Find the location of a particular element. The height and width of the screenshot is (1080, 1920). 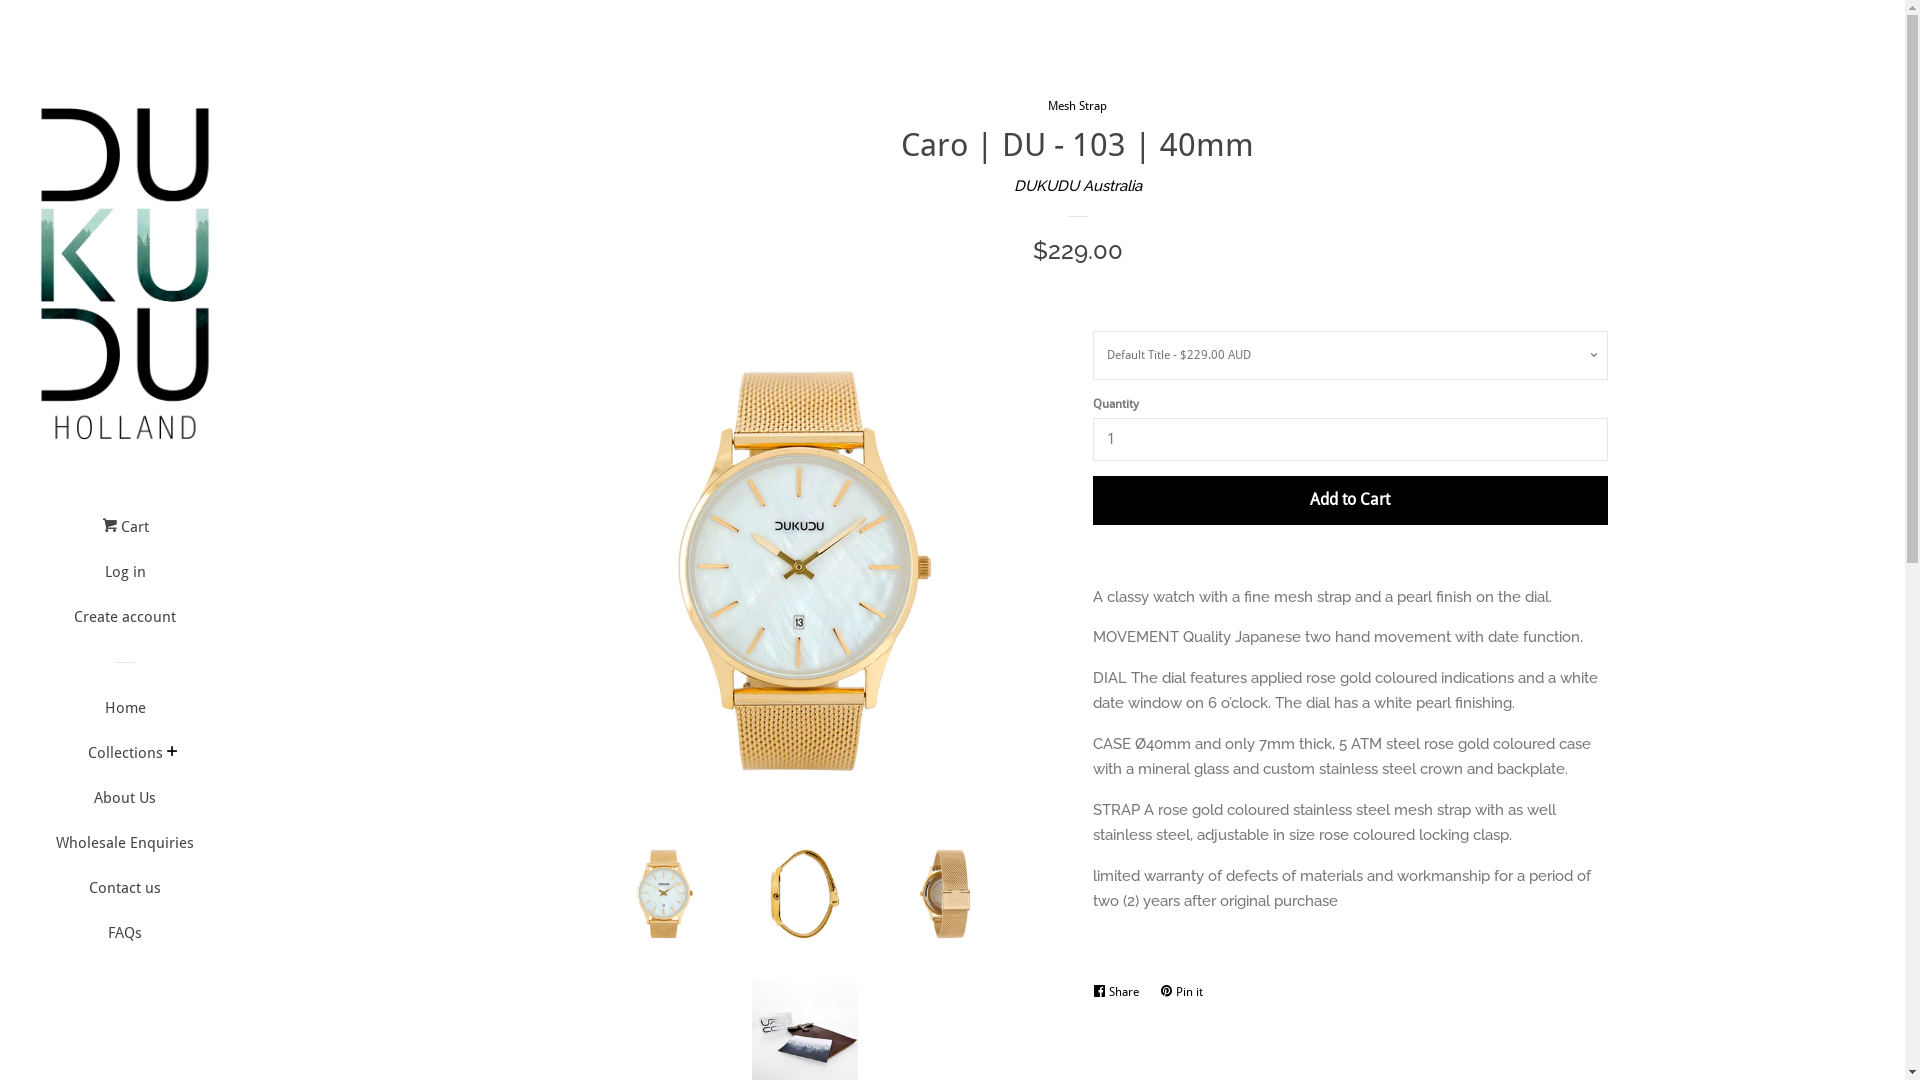

'About Us' is located at coordinates (123, 804).